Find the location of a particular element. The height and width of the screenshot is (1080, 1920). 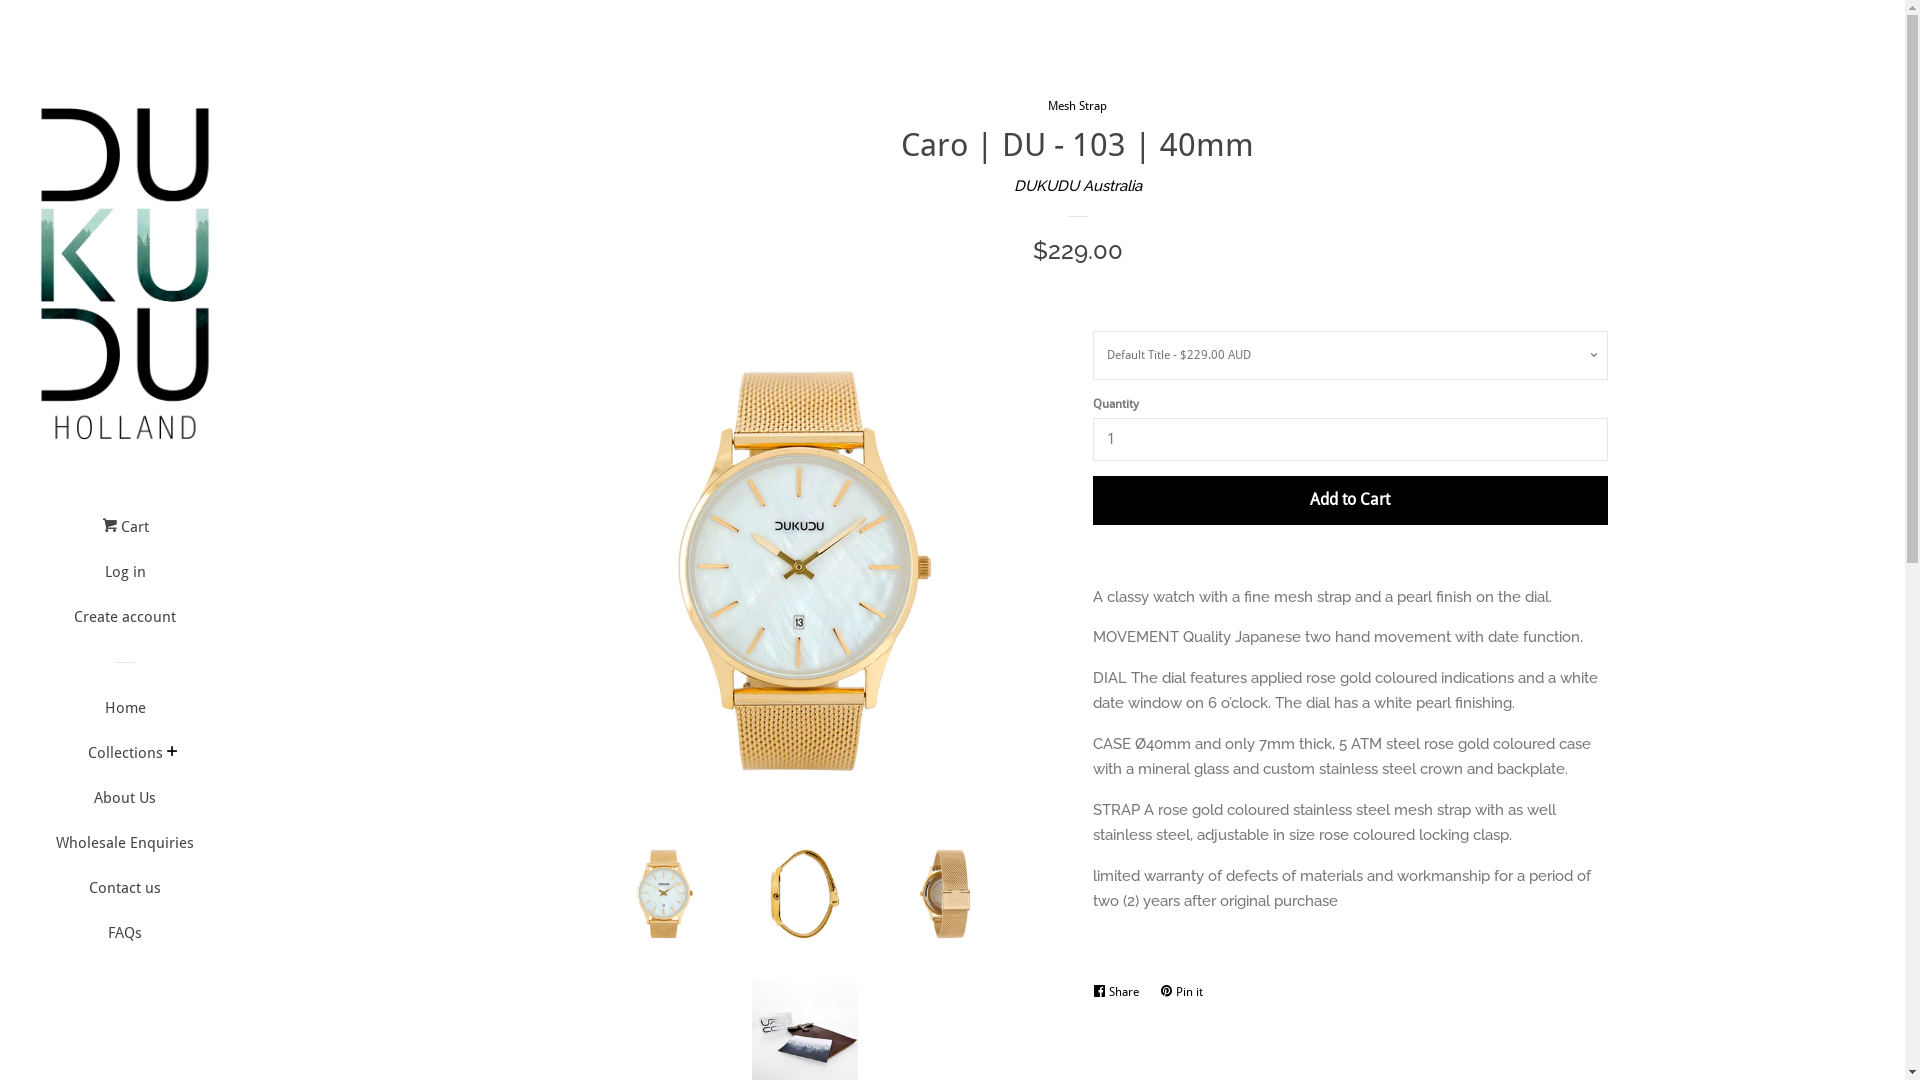

'About Us' is located at coordinates (123, 804).